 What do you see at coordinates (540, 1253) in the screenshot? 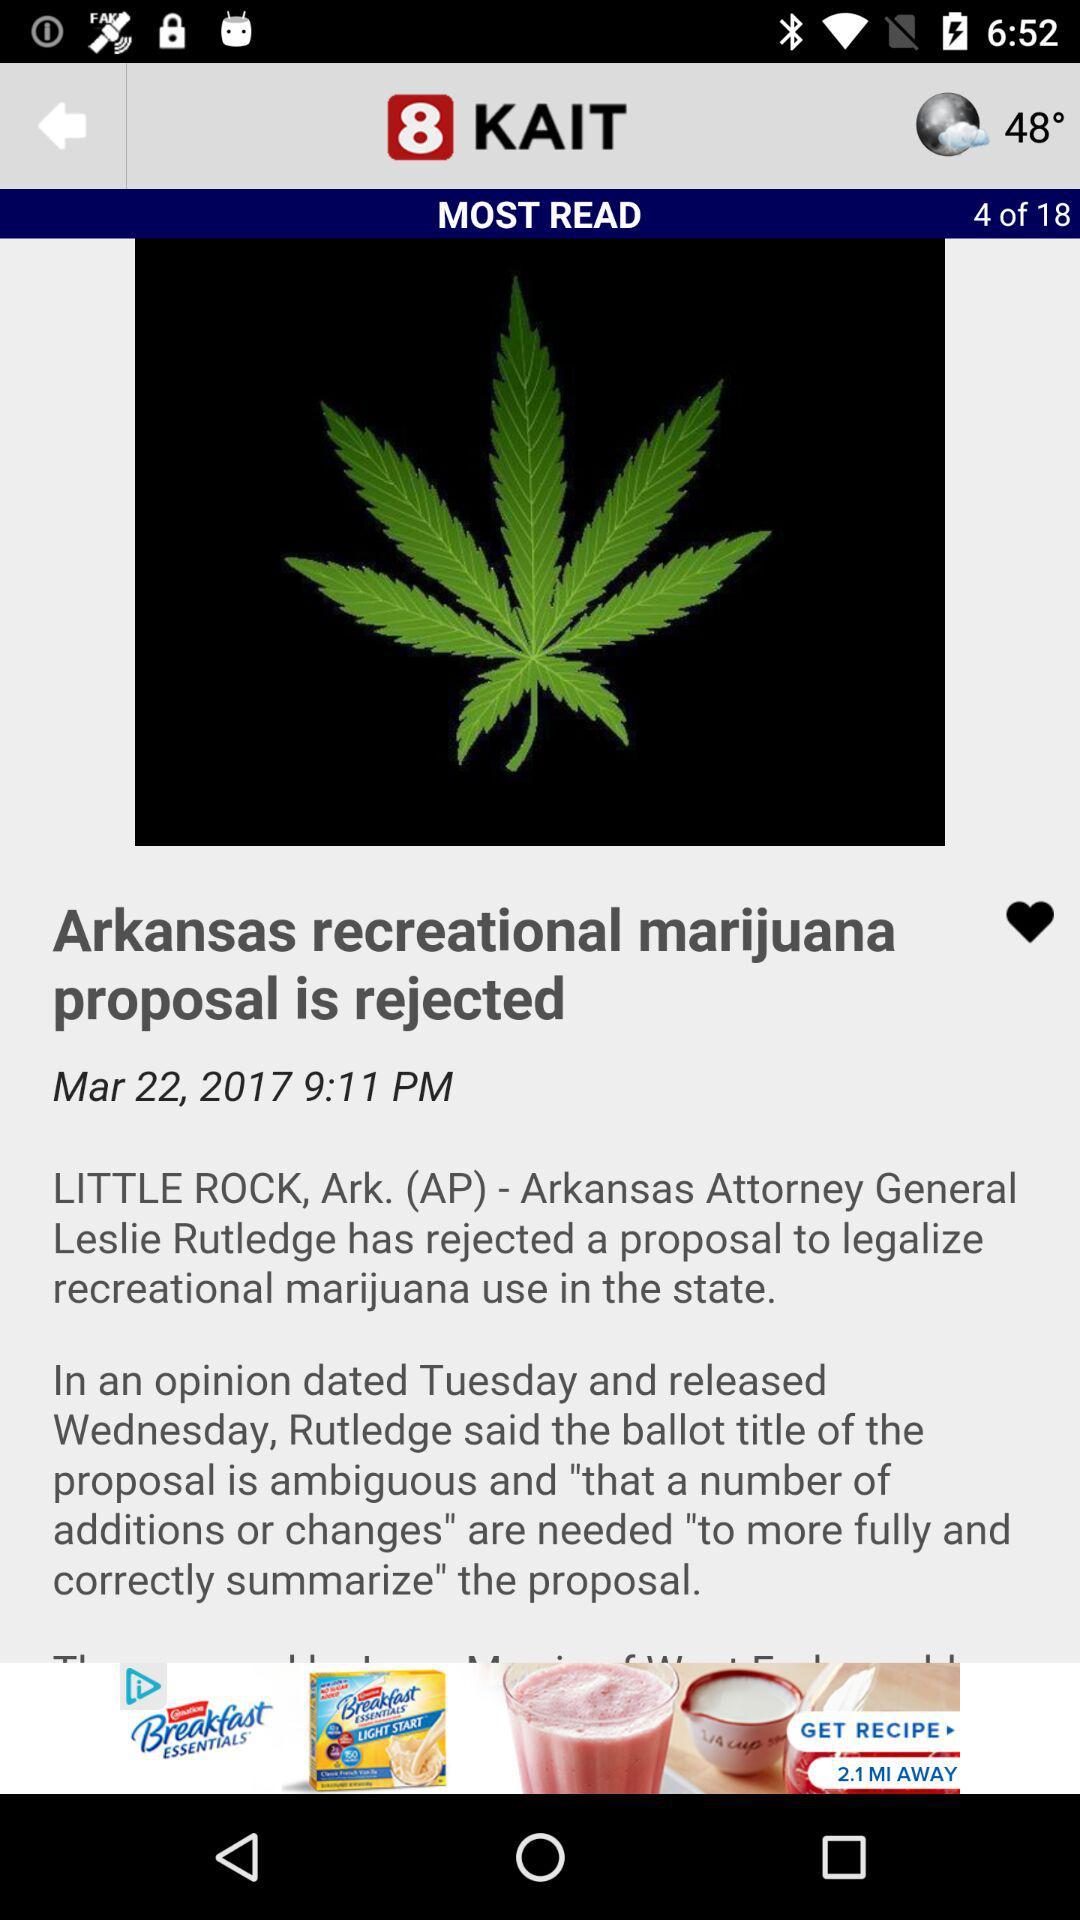
I see `advertisement page` at bounding box center [540, 1253].